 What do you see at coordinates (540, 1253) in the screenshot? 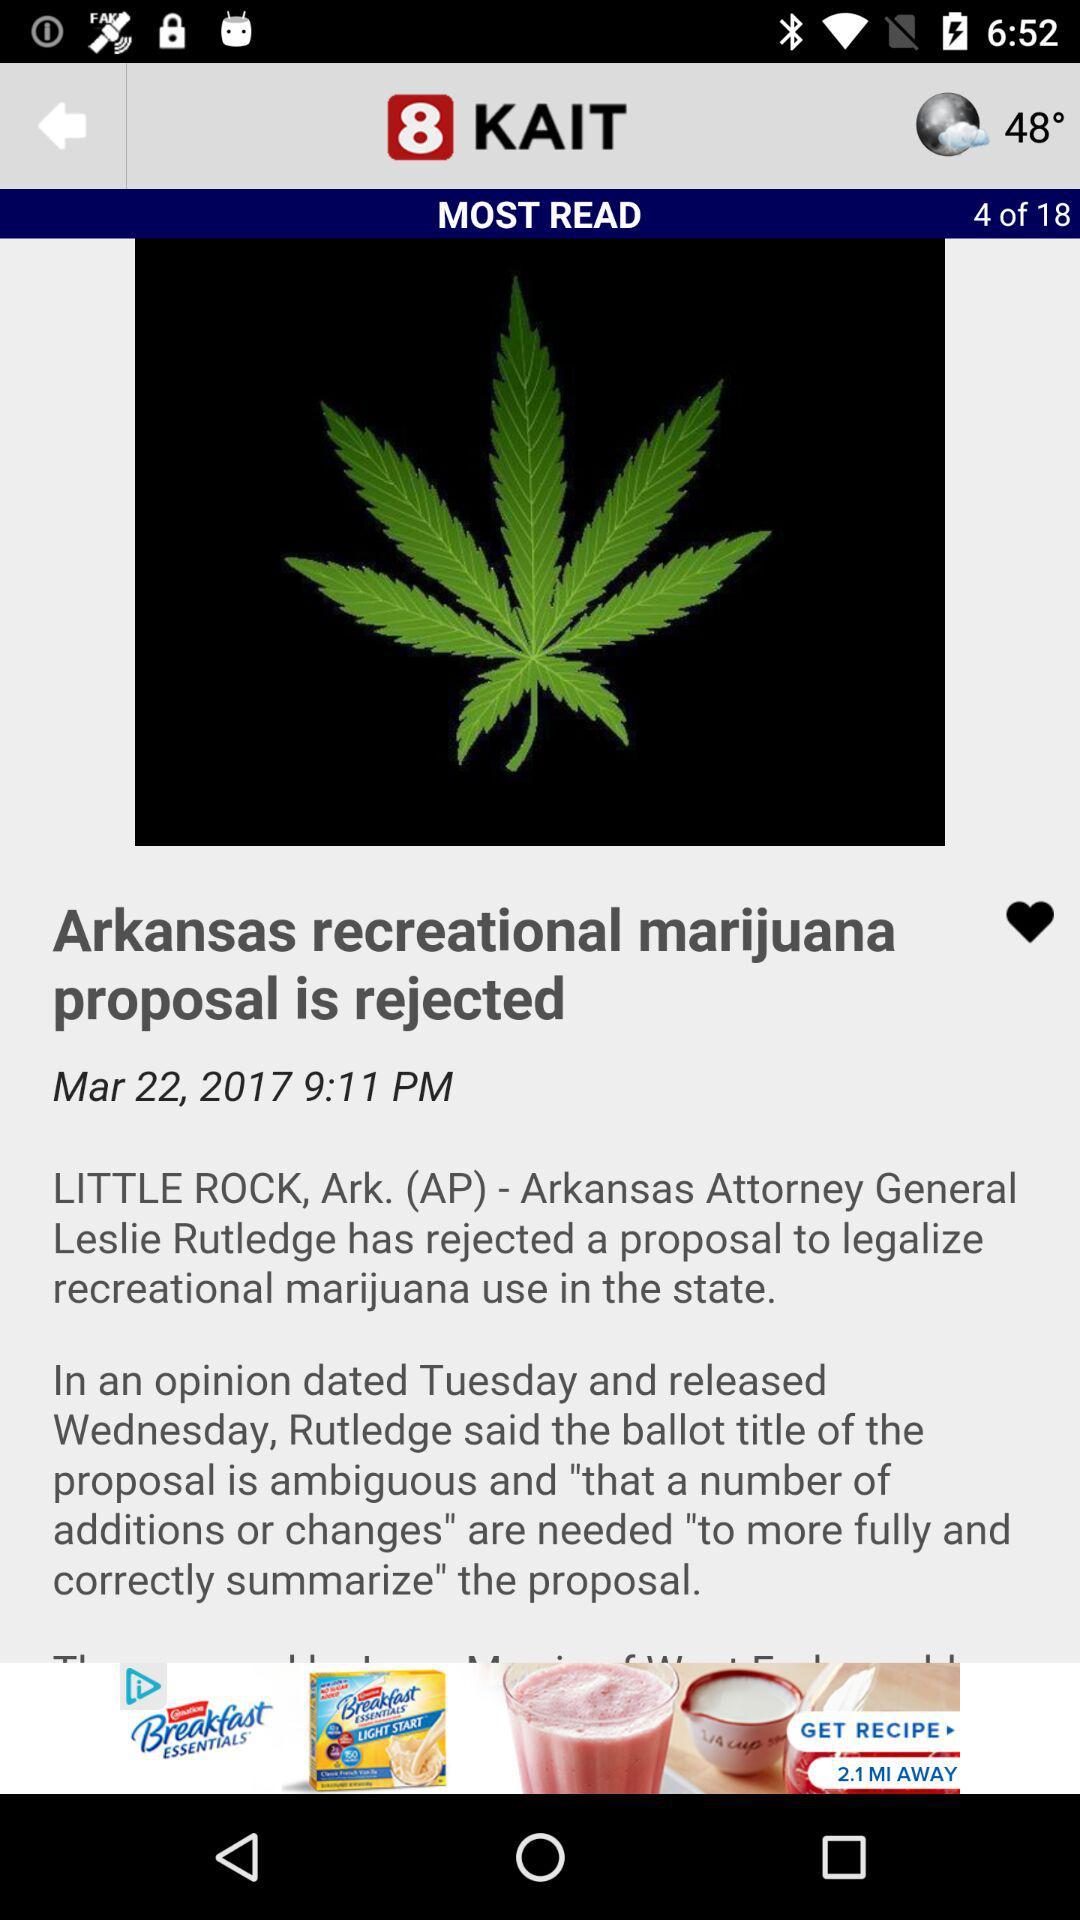
I see `advertisement page` at bounding box center [540, 1253].